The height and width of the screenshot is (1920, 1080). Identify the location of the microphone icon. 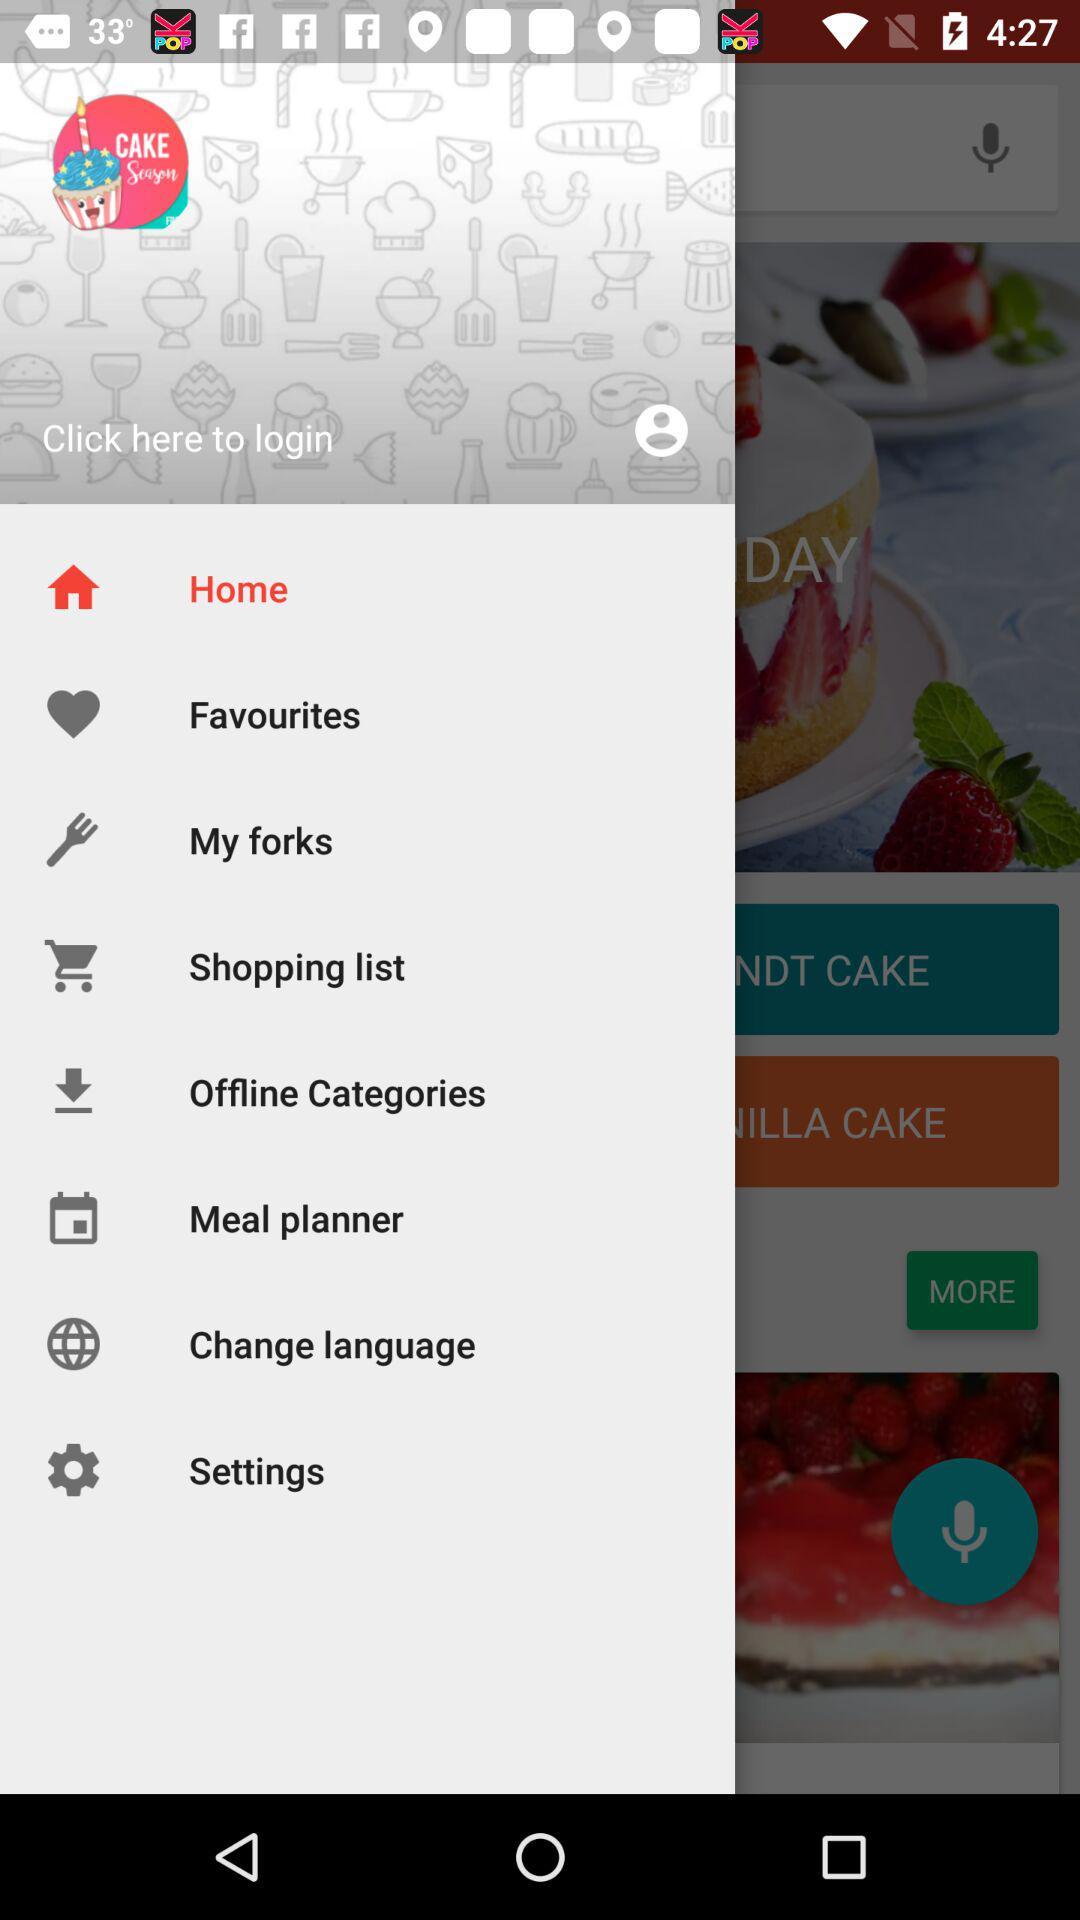
(990, 146).